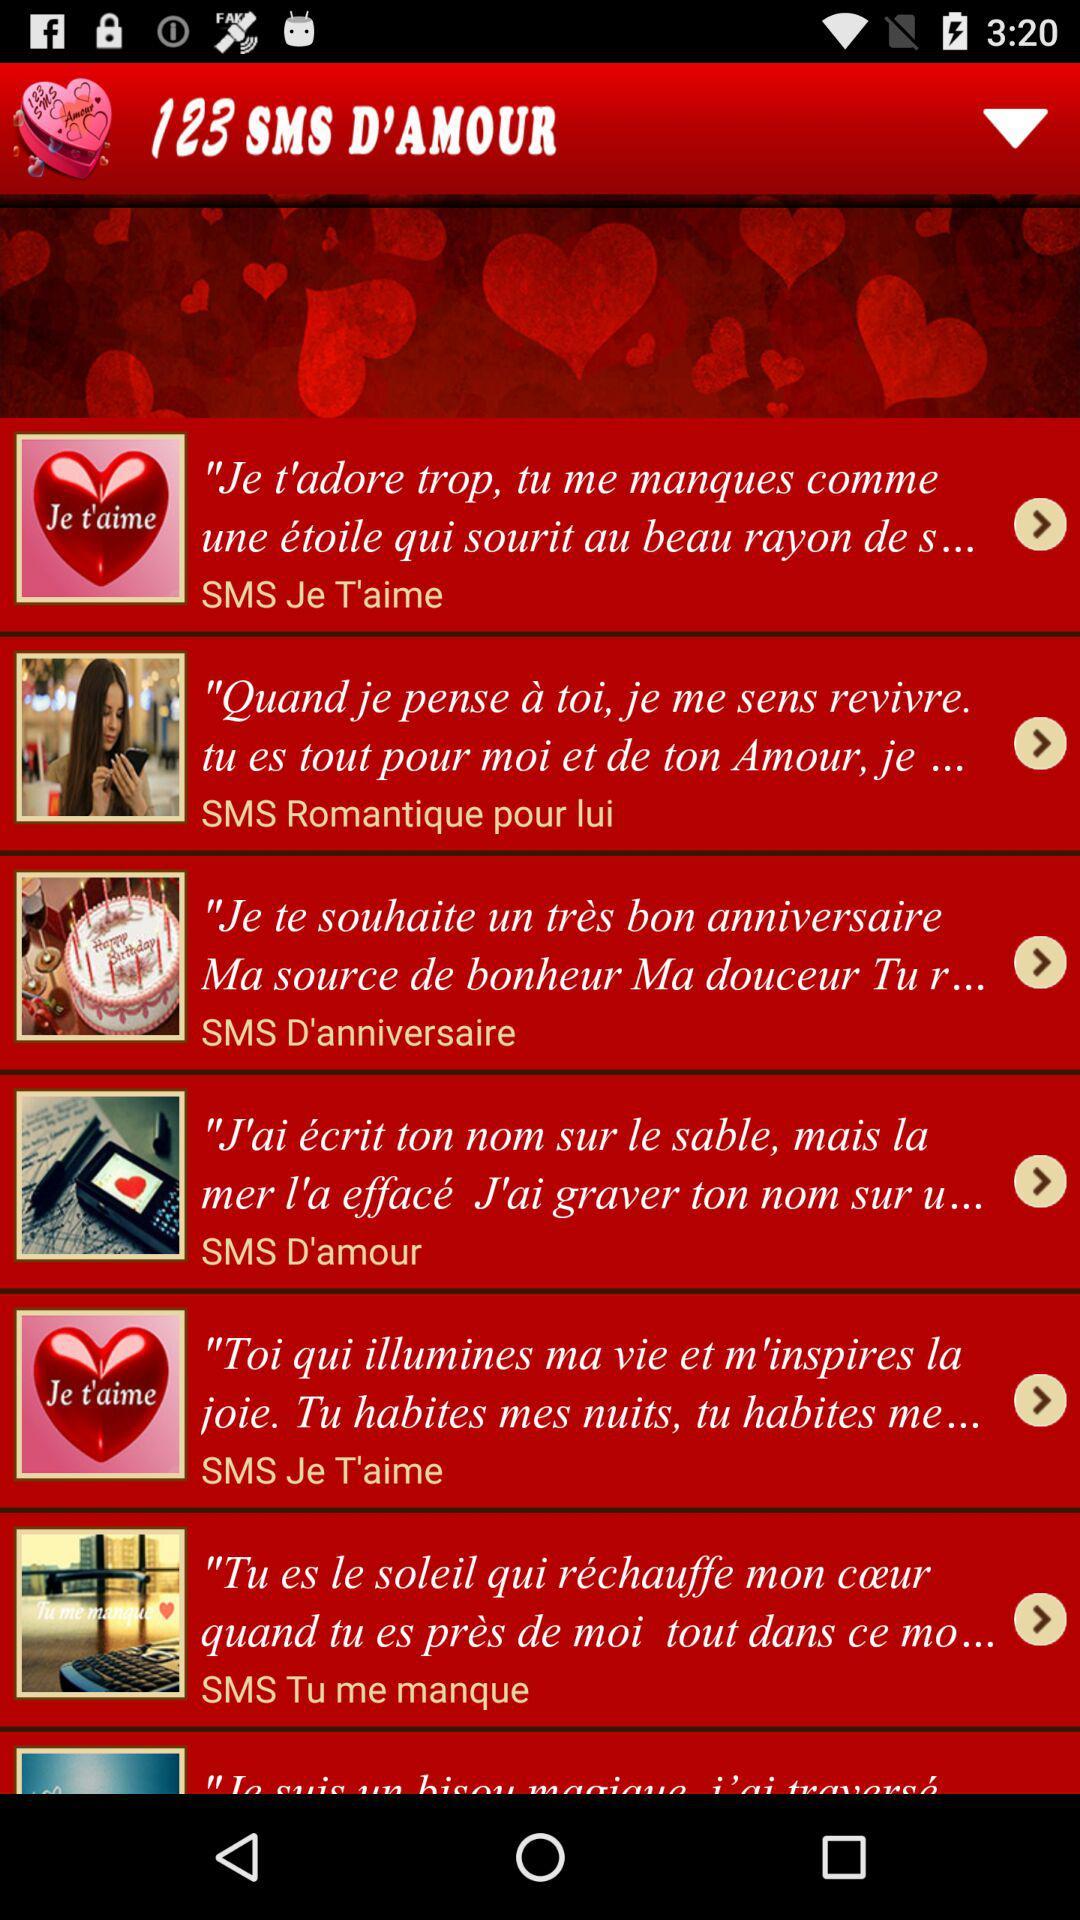 This screenshot has width=1080, height=1920. I want to click on the quand je pense item, so click(599, 718).